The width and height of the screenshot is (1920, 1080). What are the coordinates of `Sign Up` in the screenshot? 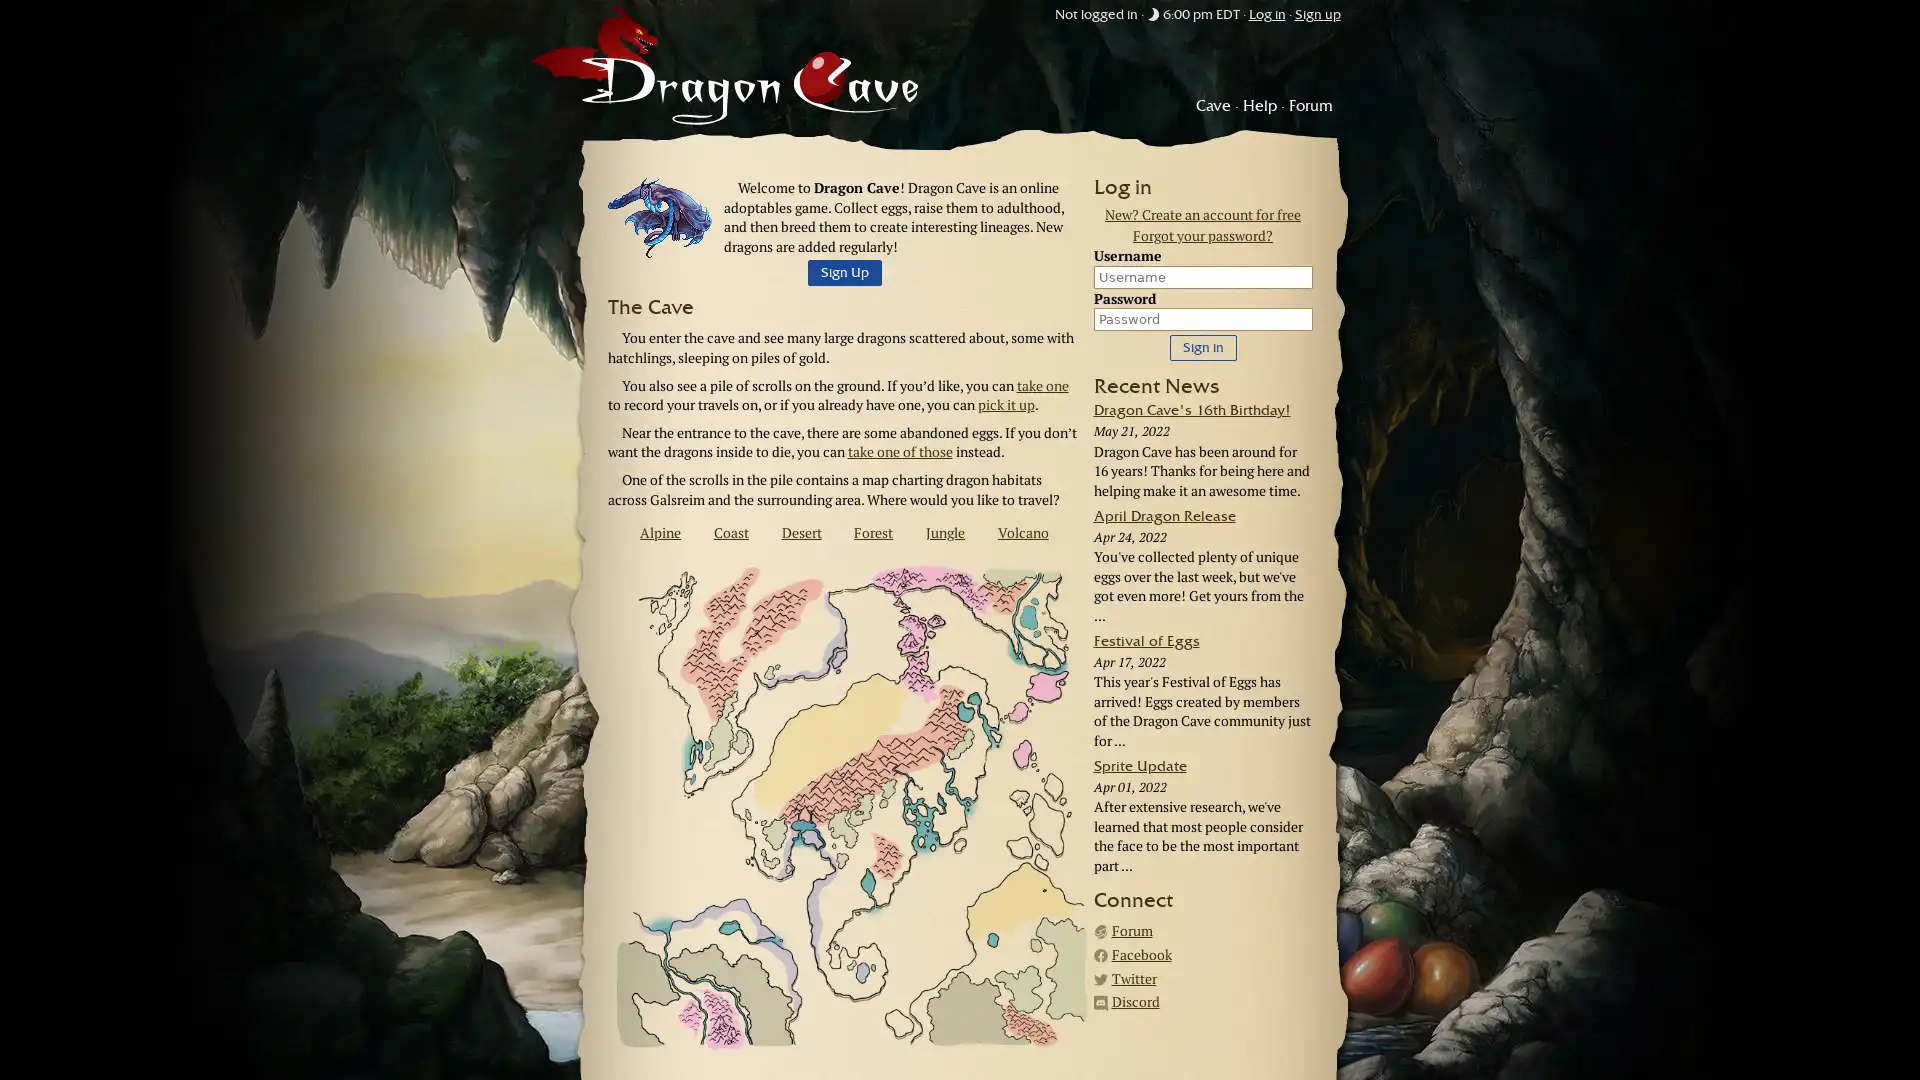 It's located at (844, 273).